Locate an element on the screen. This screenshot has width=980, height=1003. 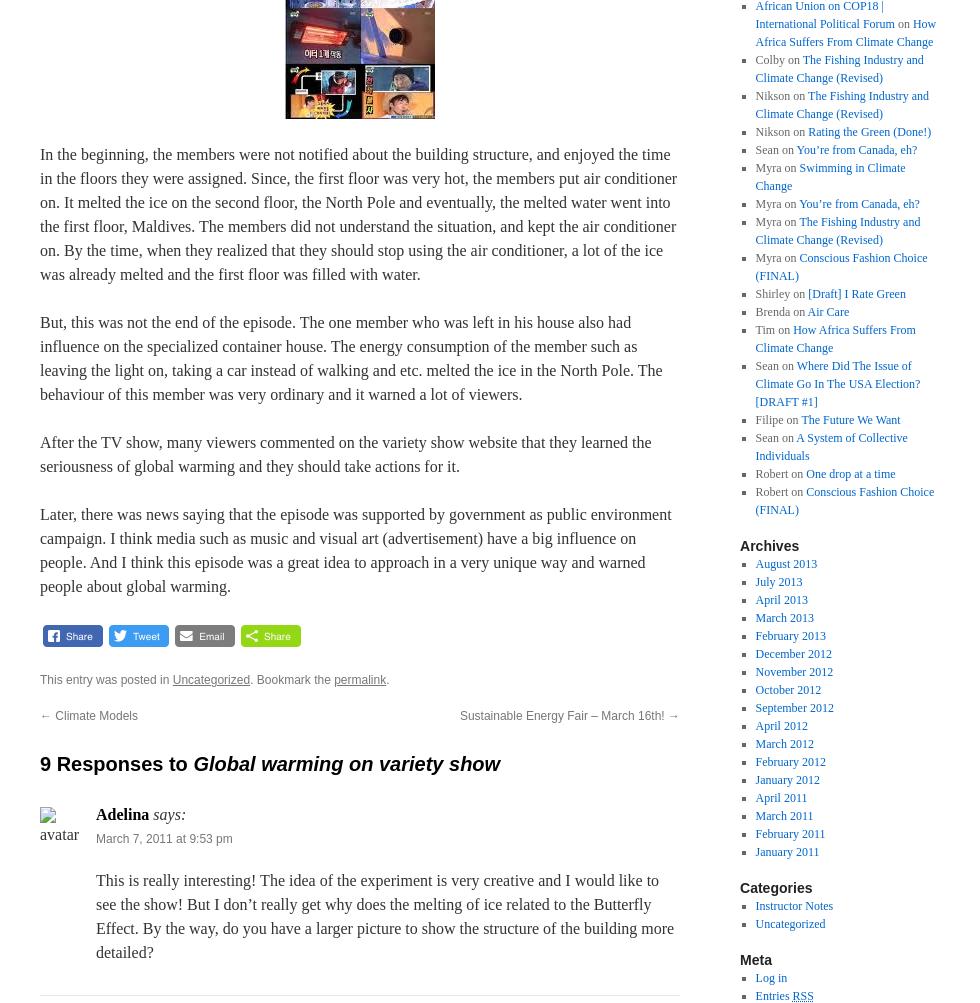
'Entries' is located at coordinates (754, 994).